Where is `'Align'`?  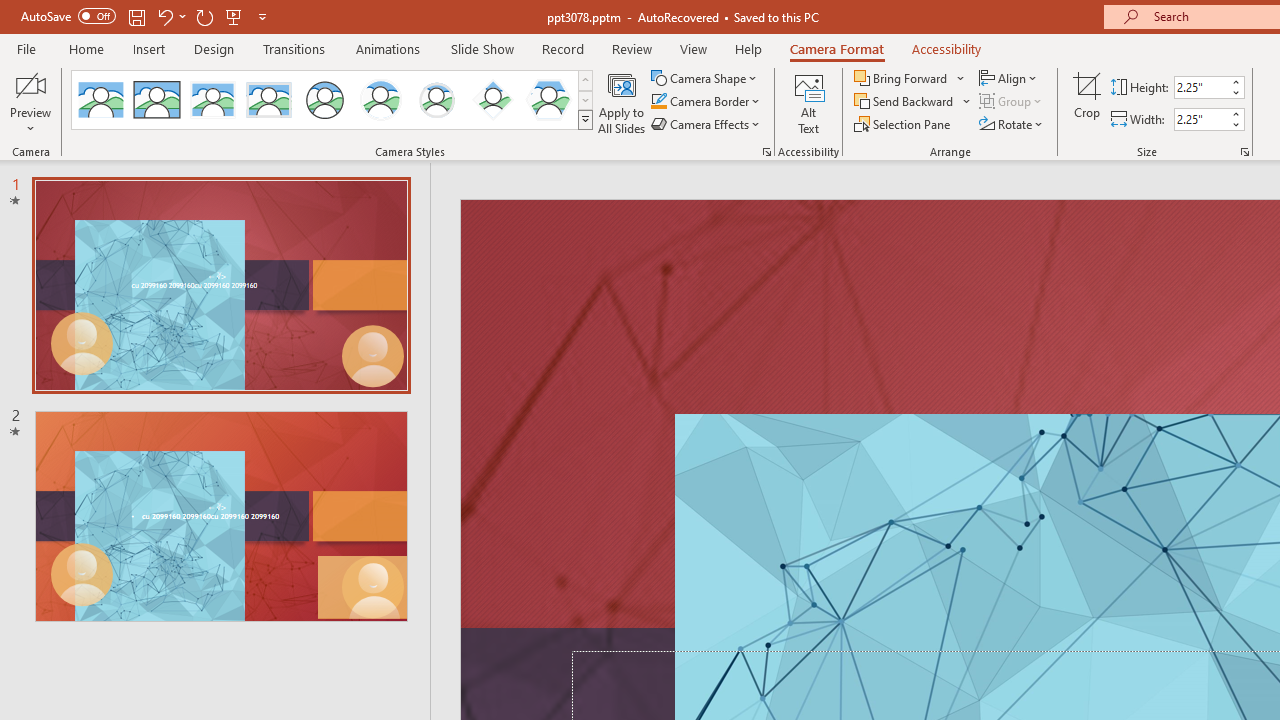 'Align' is located at coordinates (1009, 77).